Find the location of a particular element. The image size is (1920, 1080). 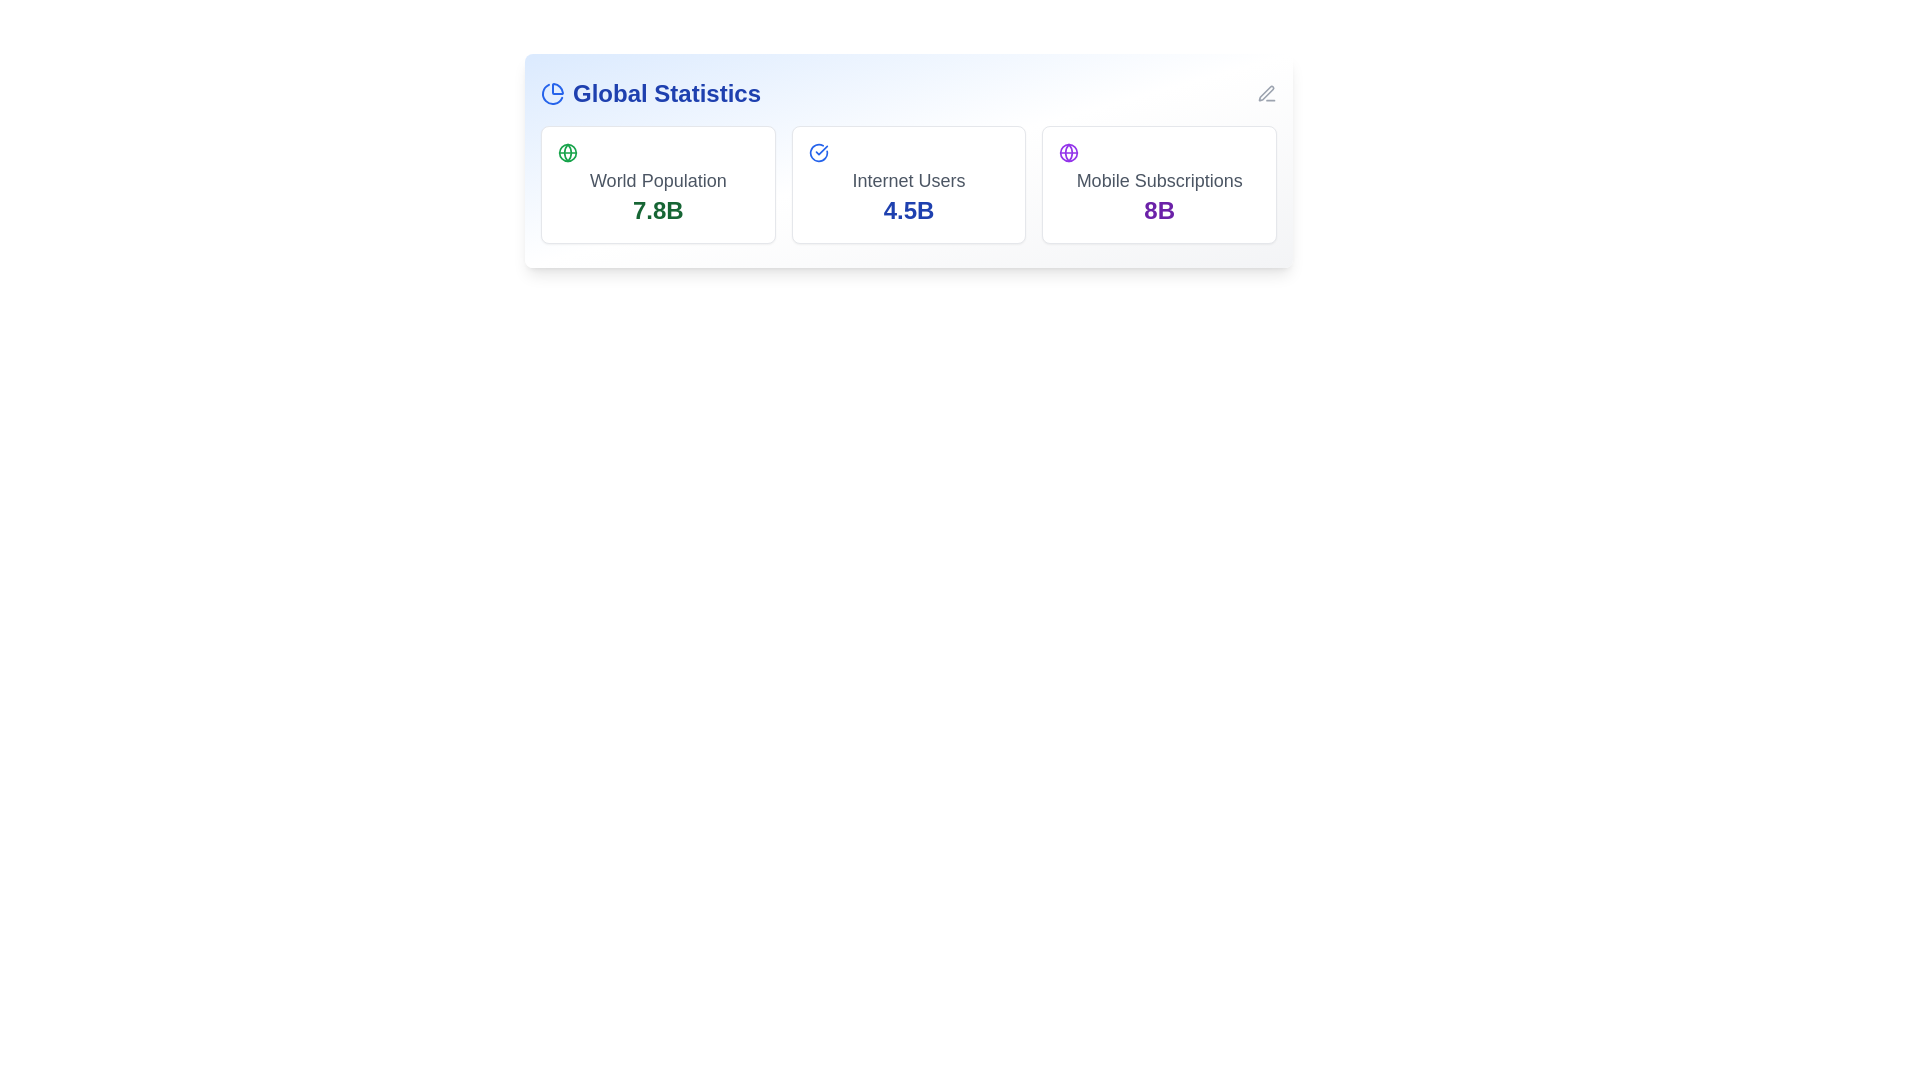

the validation icon located to the left of the 'Internet Users' title and above the 4.5B statistic in the middle card of the three-card layout is located at coordinates (818, 152).